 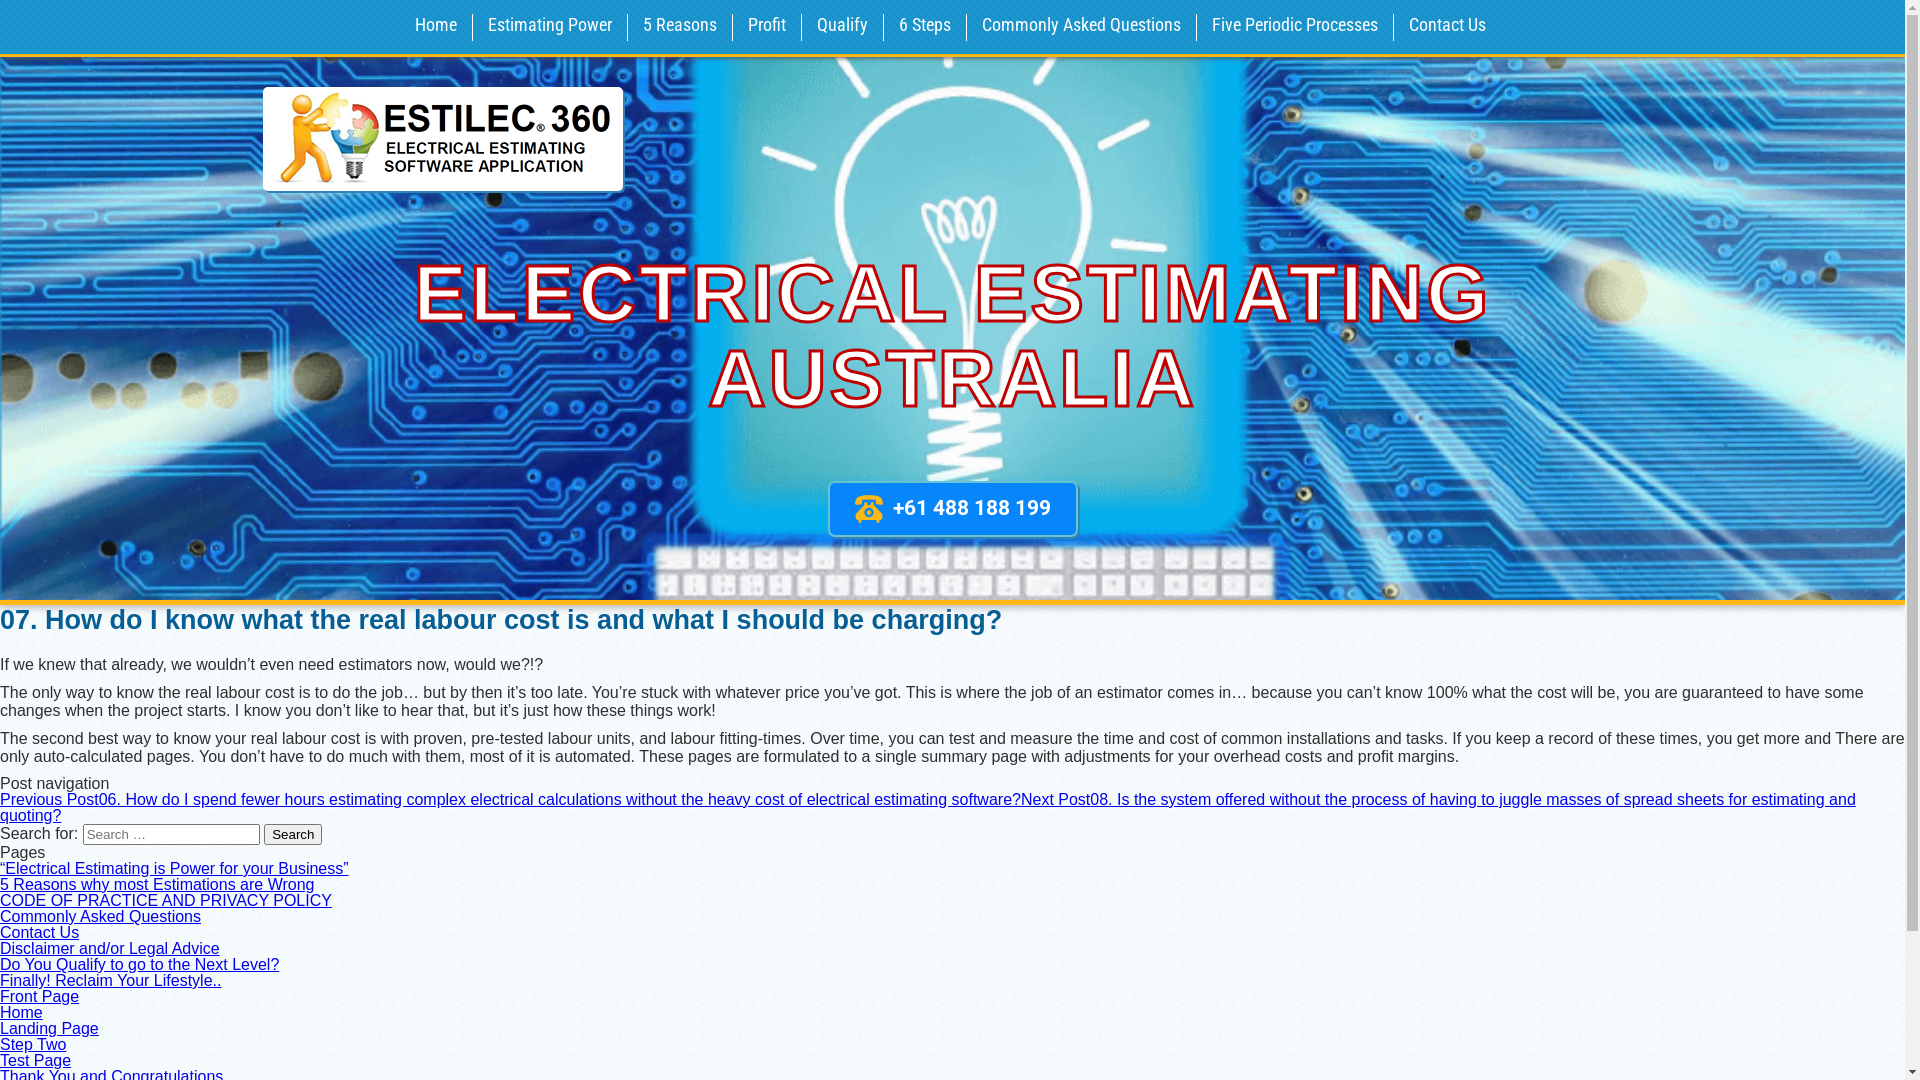 I want to click on 'Test Page', so click(x=0, y=1059).